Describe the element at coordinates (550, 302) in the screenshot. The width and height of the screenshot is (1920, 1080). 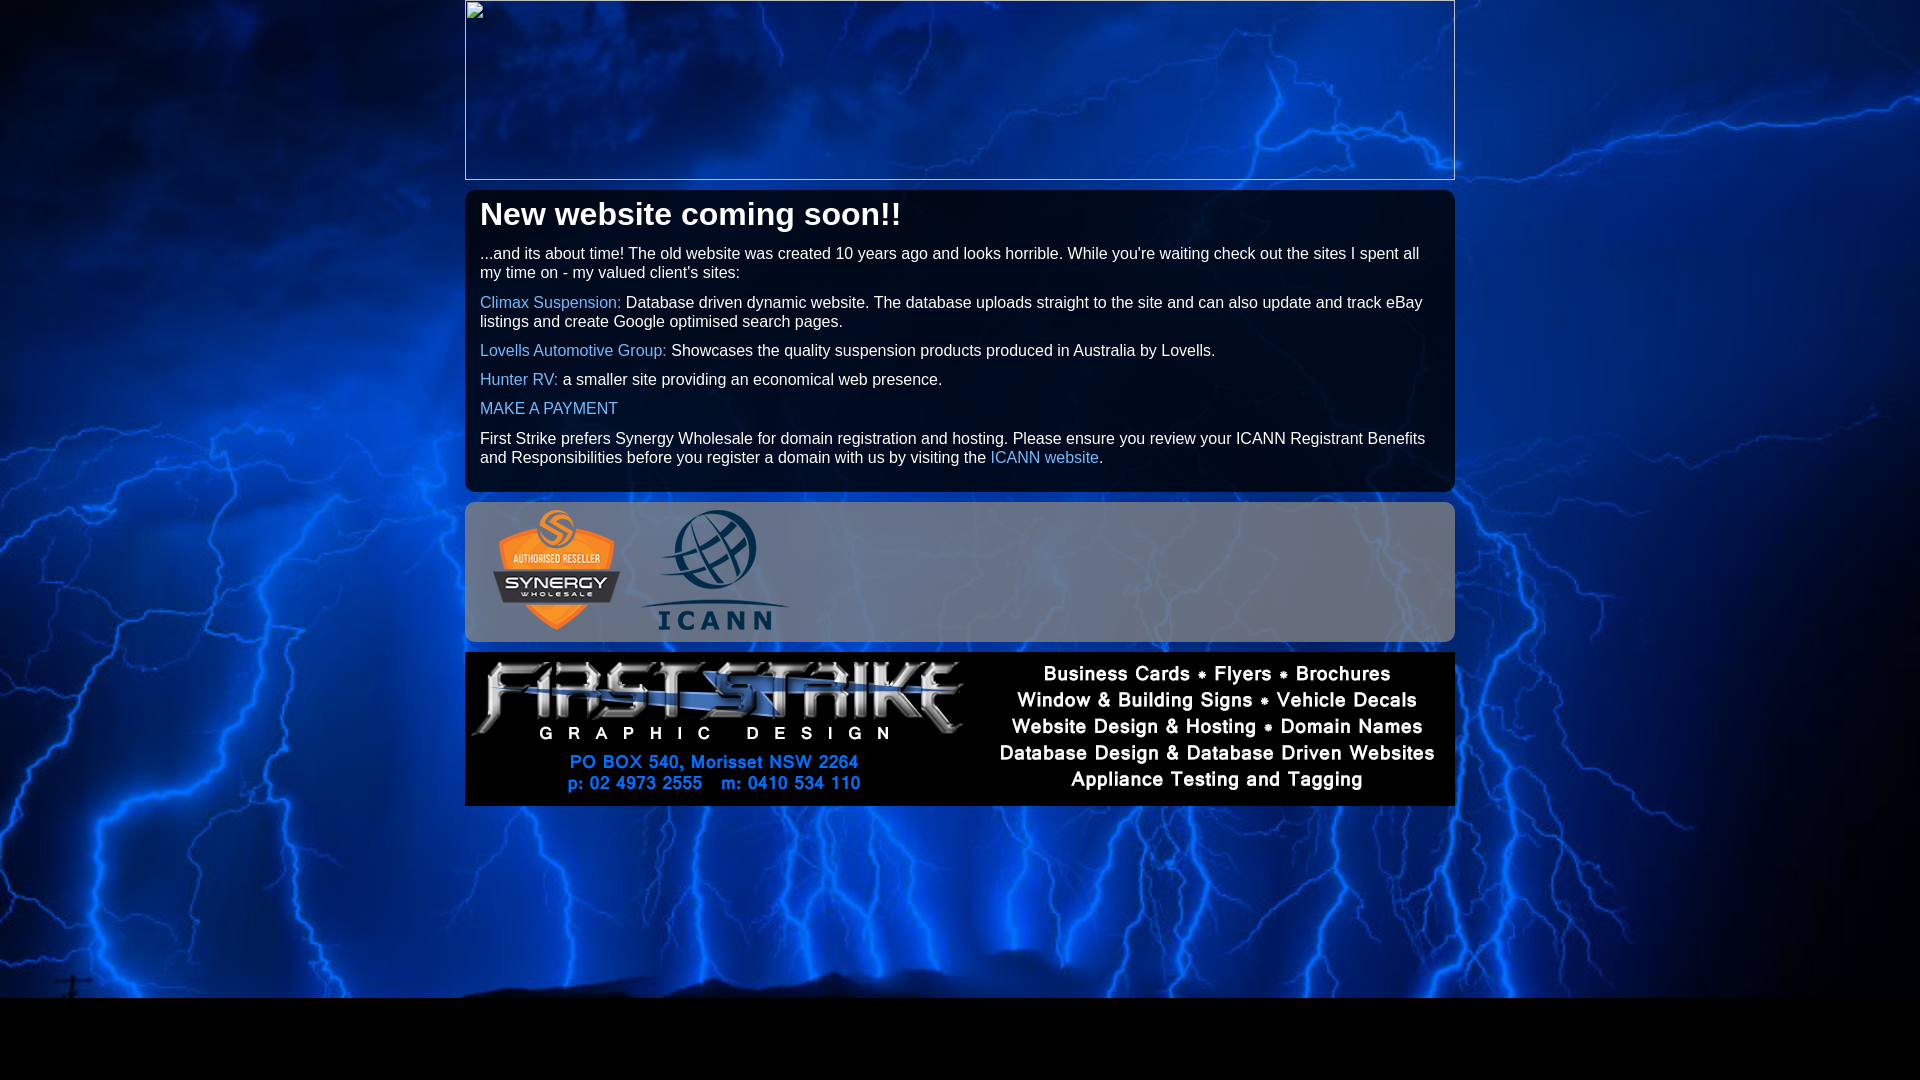
I see `'Climax Suspension:'` at that location.